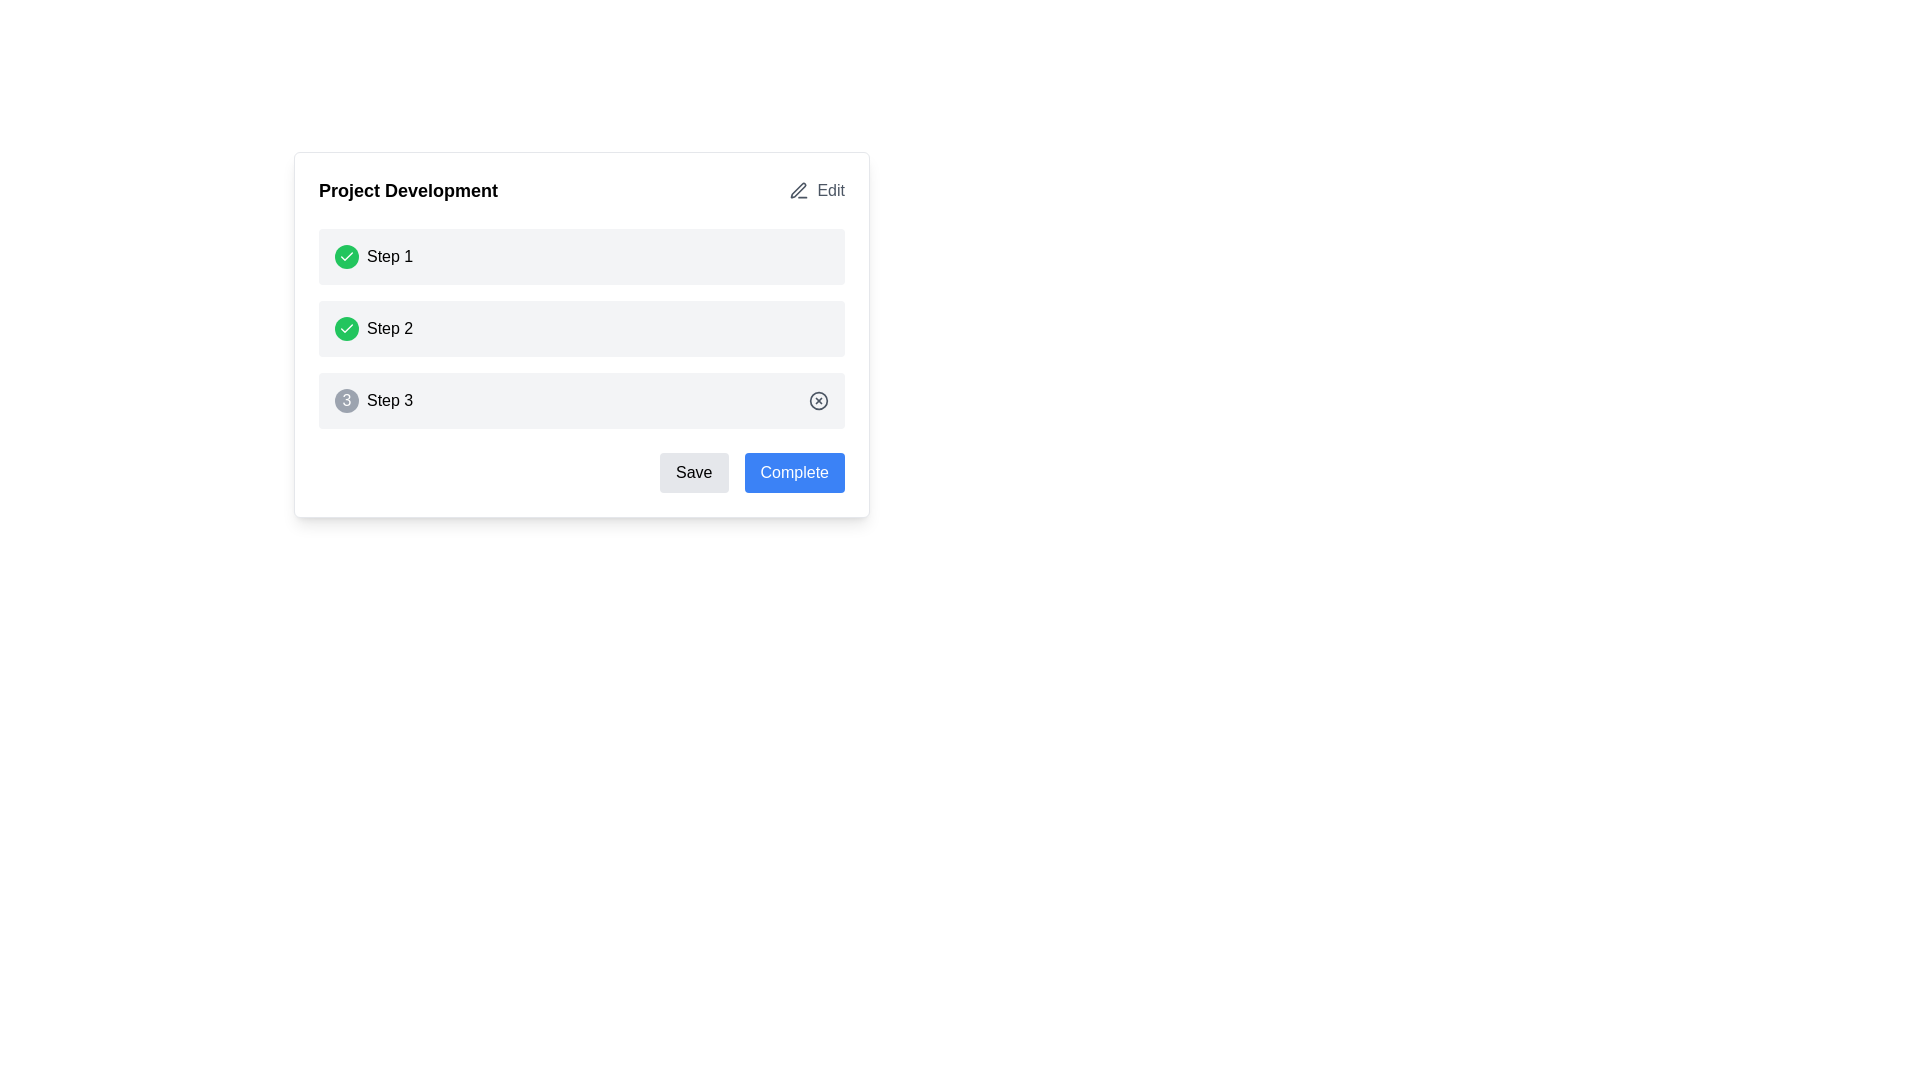 Image resolution: width=1920 pixels, height=1080 pixels. What do you see at coordinates (374, 256) in the screenshot?
I see `label 'Step 1' from the Status Indicator with Label that contains a green check icon and is positioned at the top of the Project Development steps list` at bounding box center [374, 256].